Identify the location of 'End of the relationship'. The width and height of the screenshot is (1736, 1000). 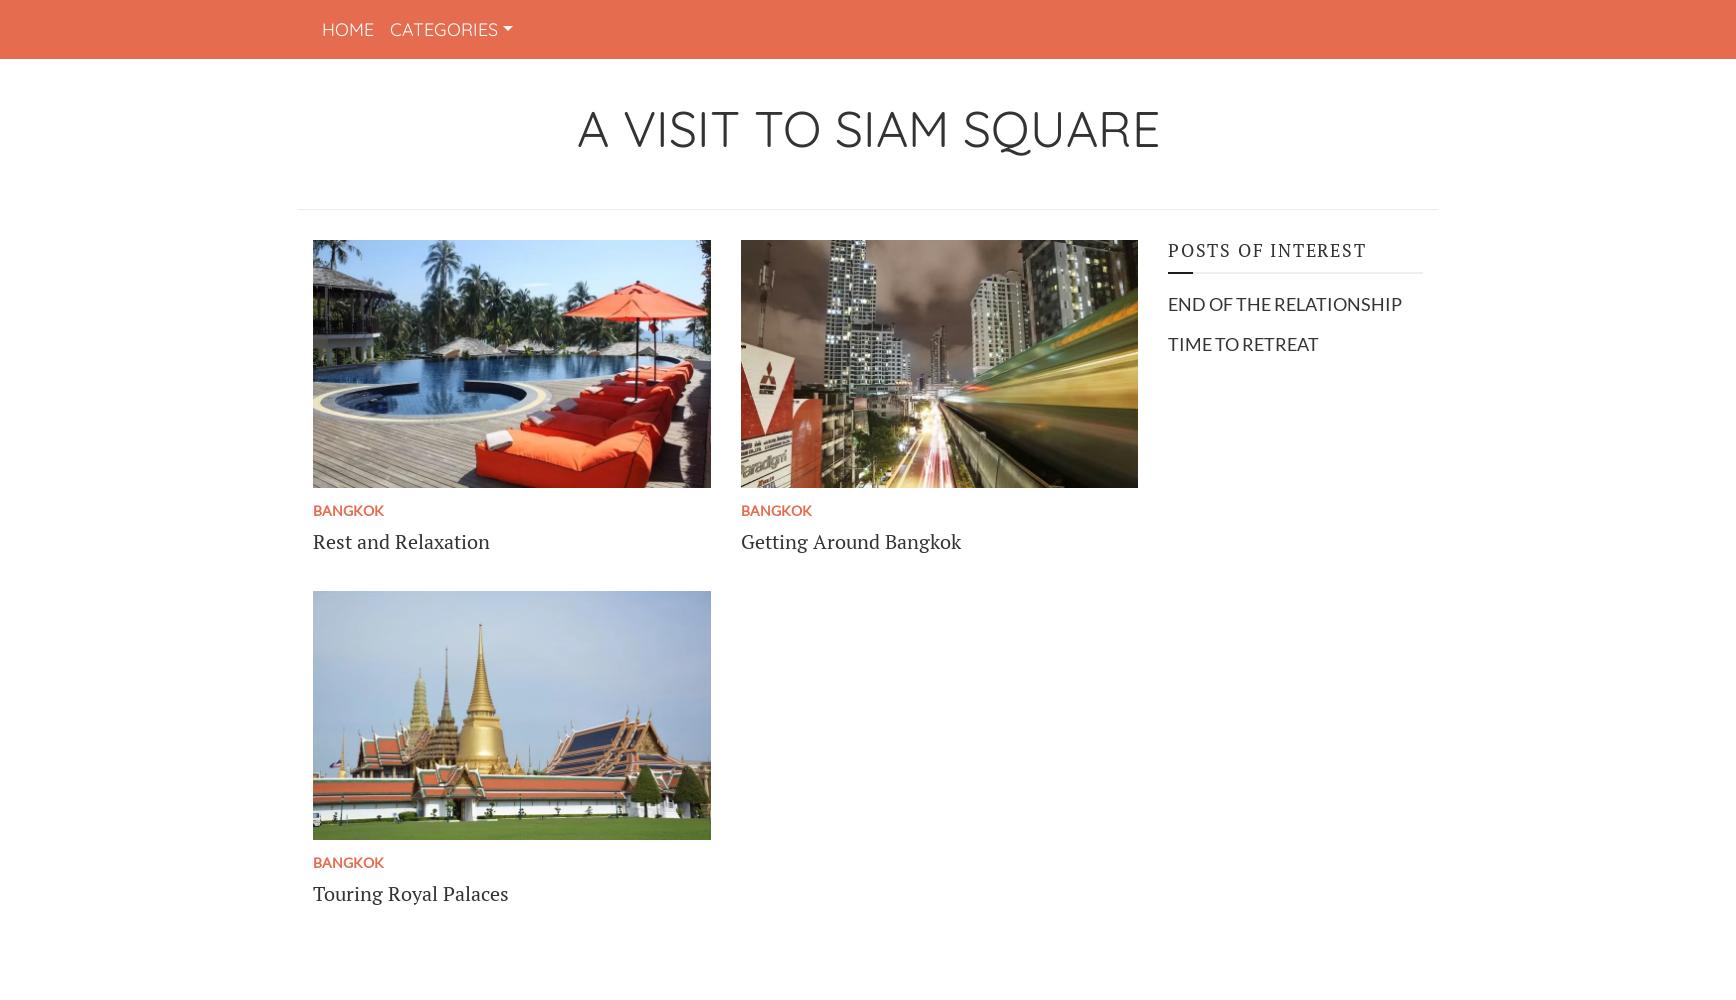
(1284, 303).